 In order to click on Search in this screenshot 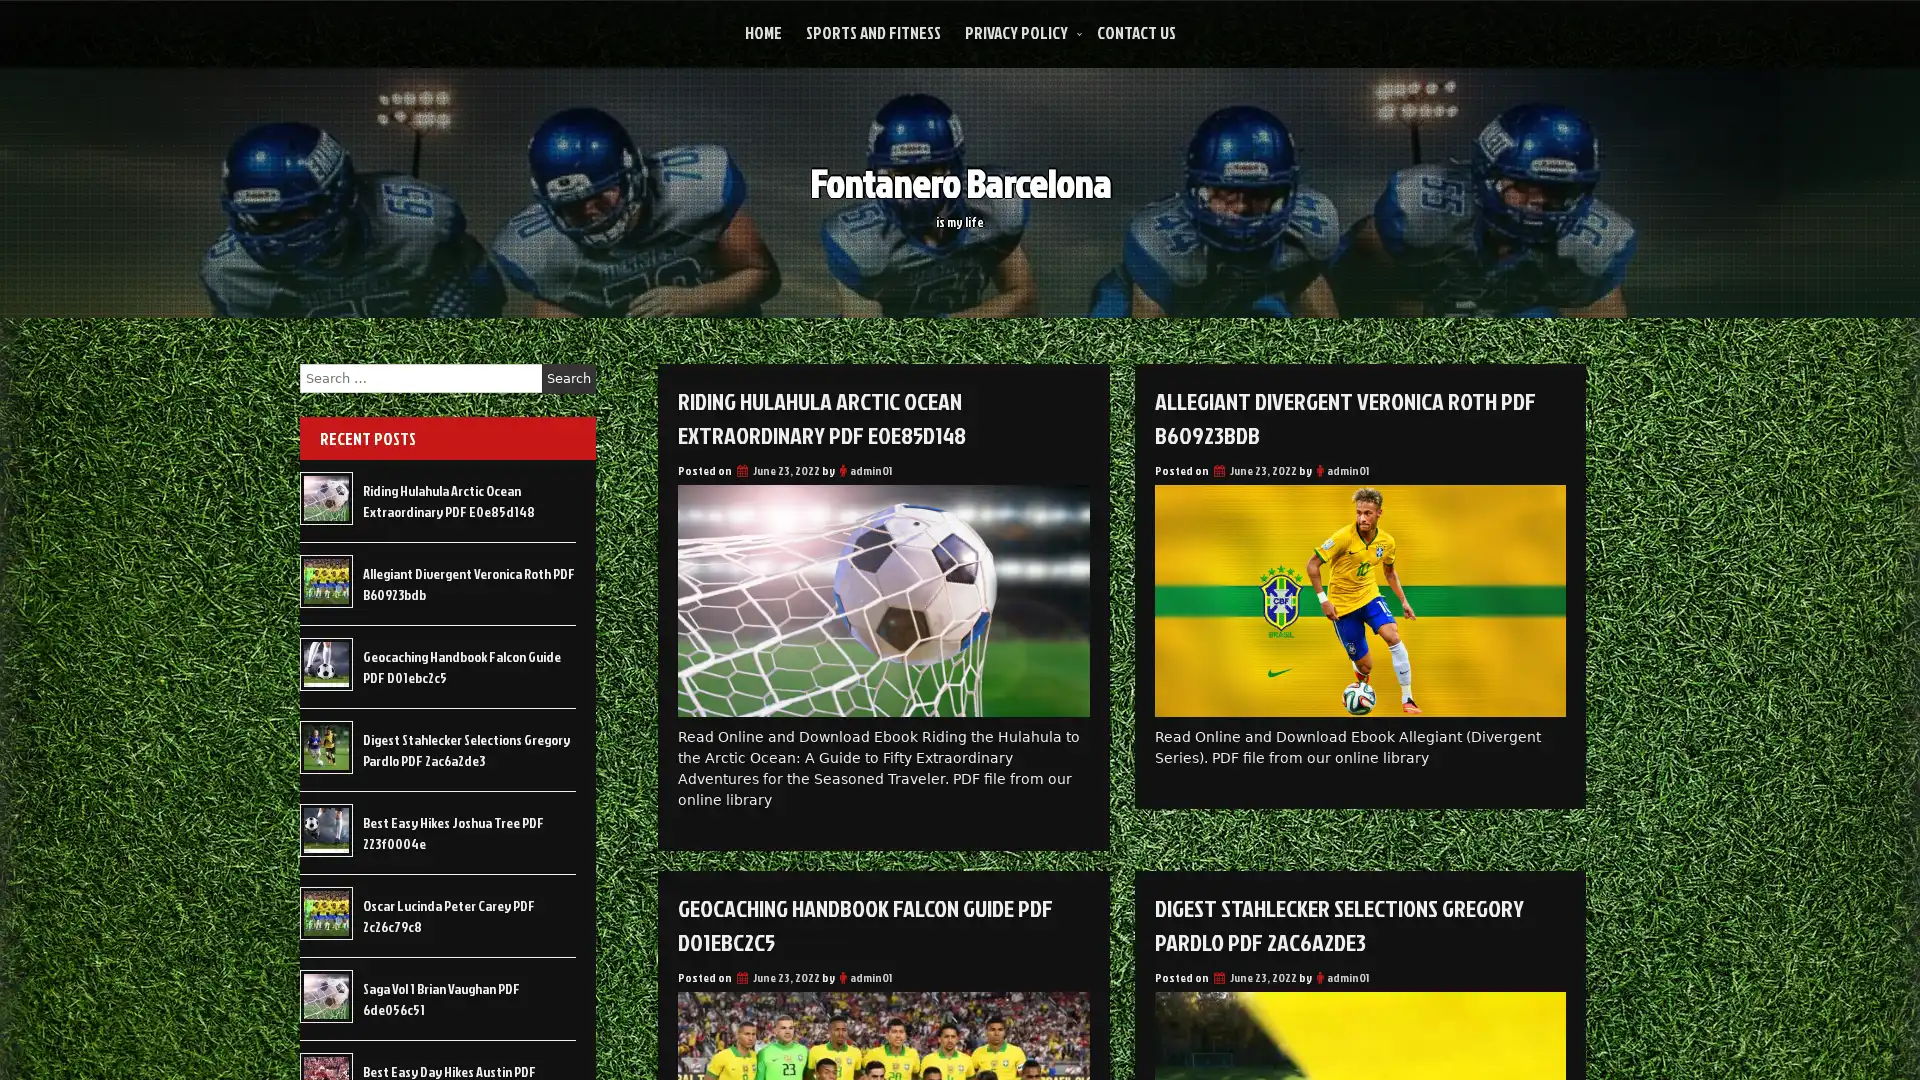, I will do `click(568, 378)`.